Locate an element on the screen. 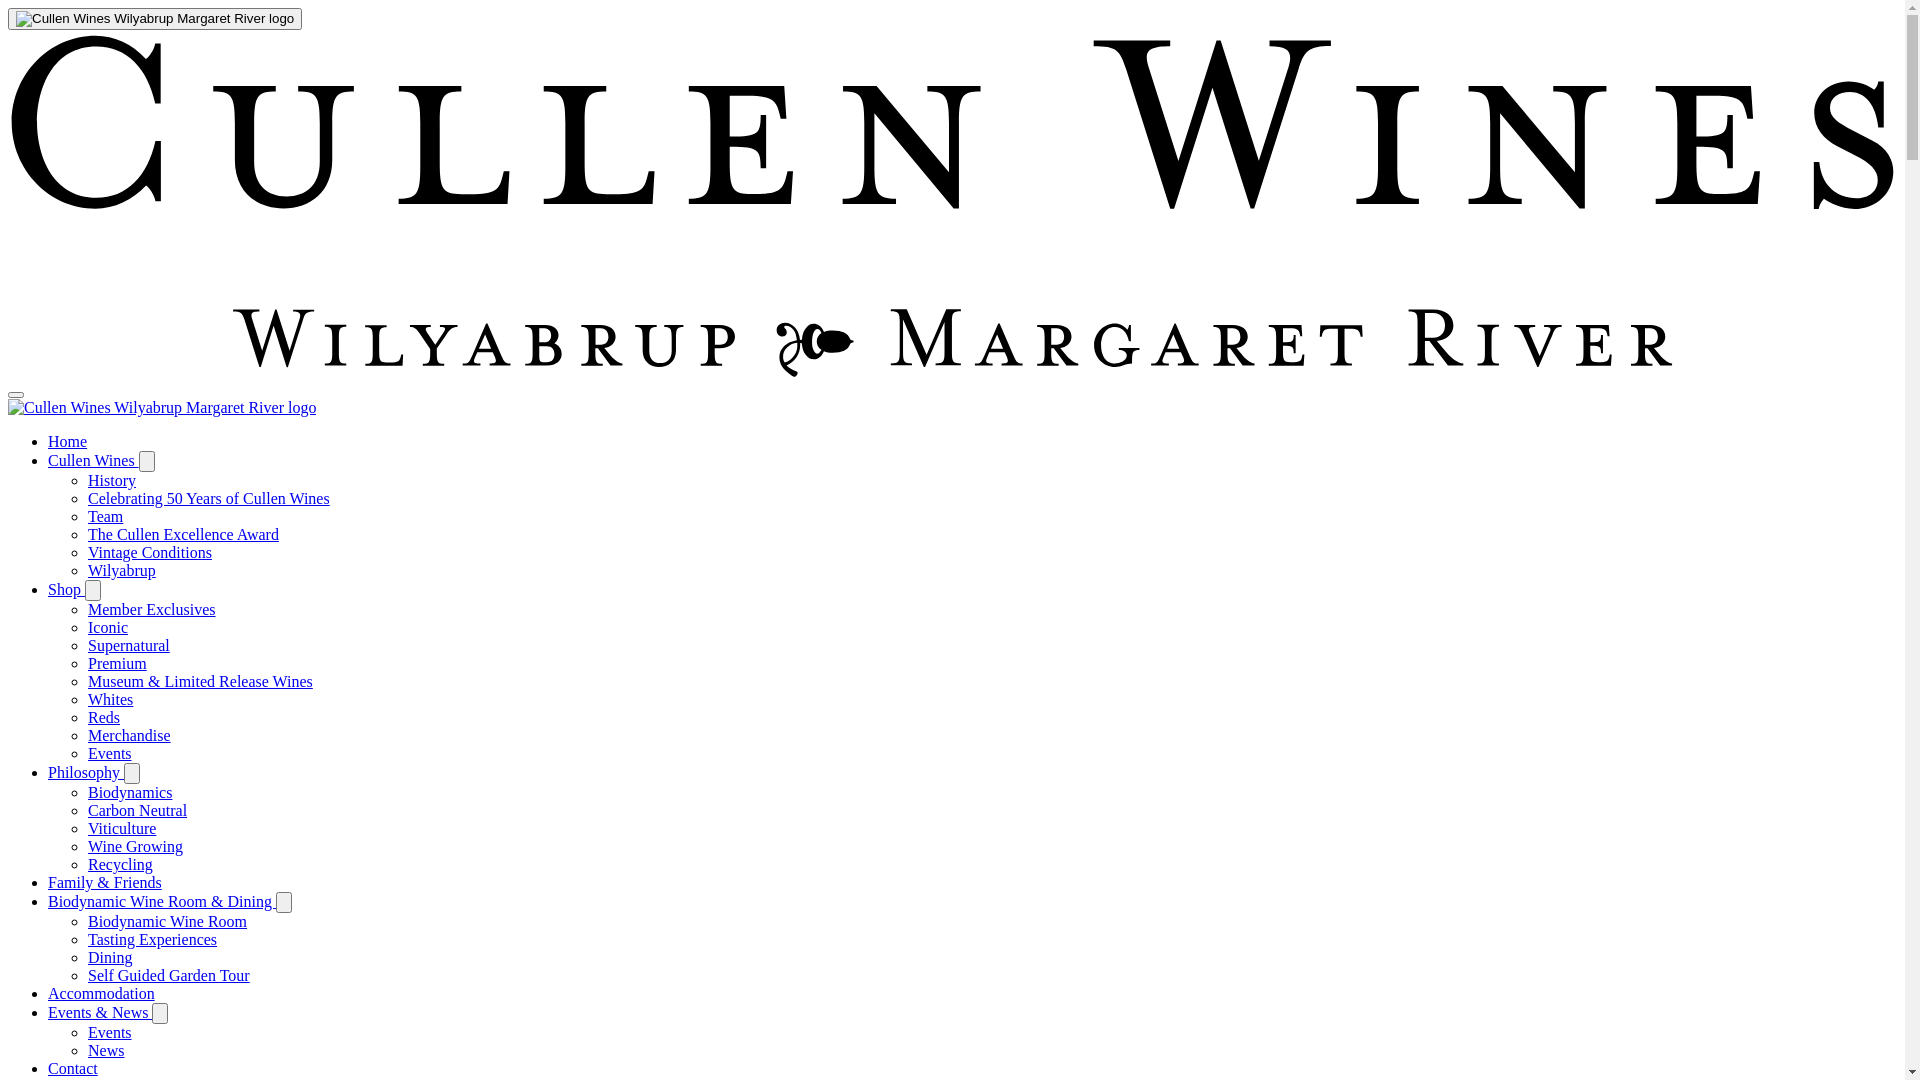 This screenshot has width=1920, height=1080. 'Wilyabrup' is located at coordinates (120, 570).